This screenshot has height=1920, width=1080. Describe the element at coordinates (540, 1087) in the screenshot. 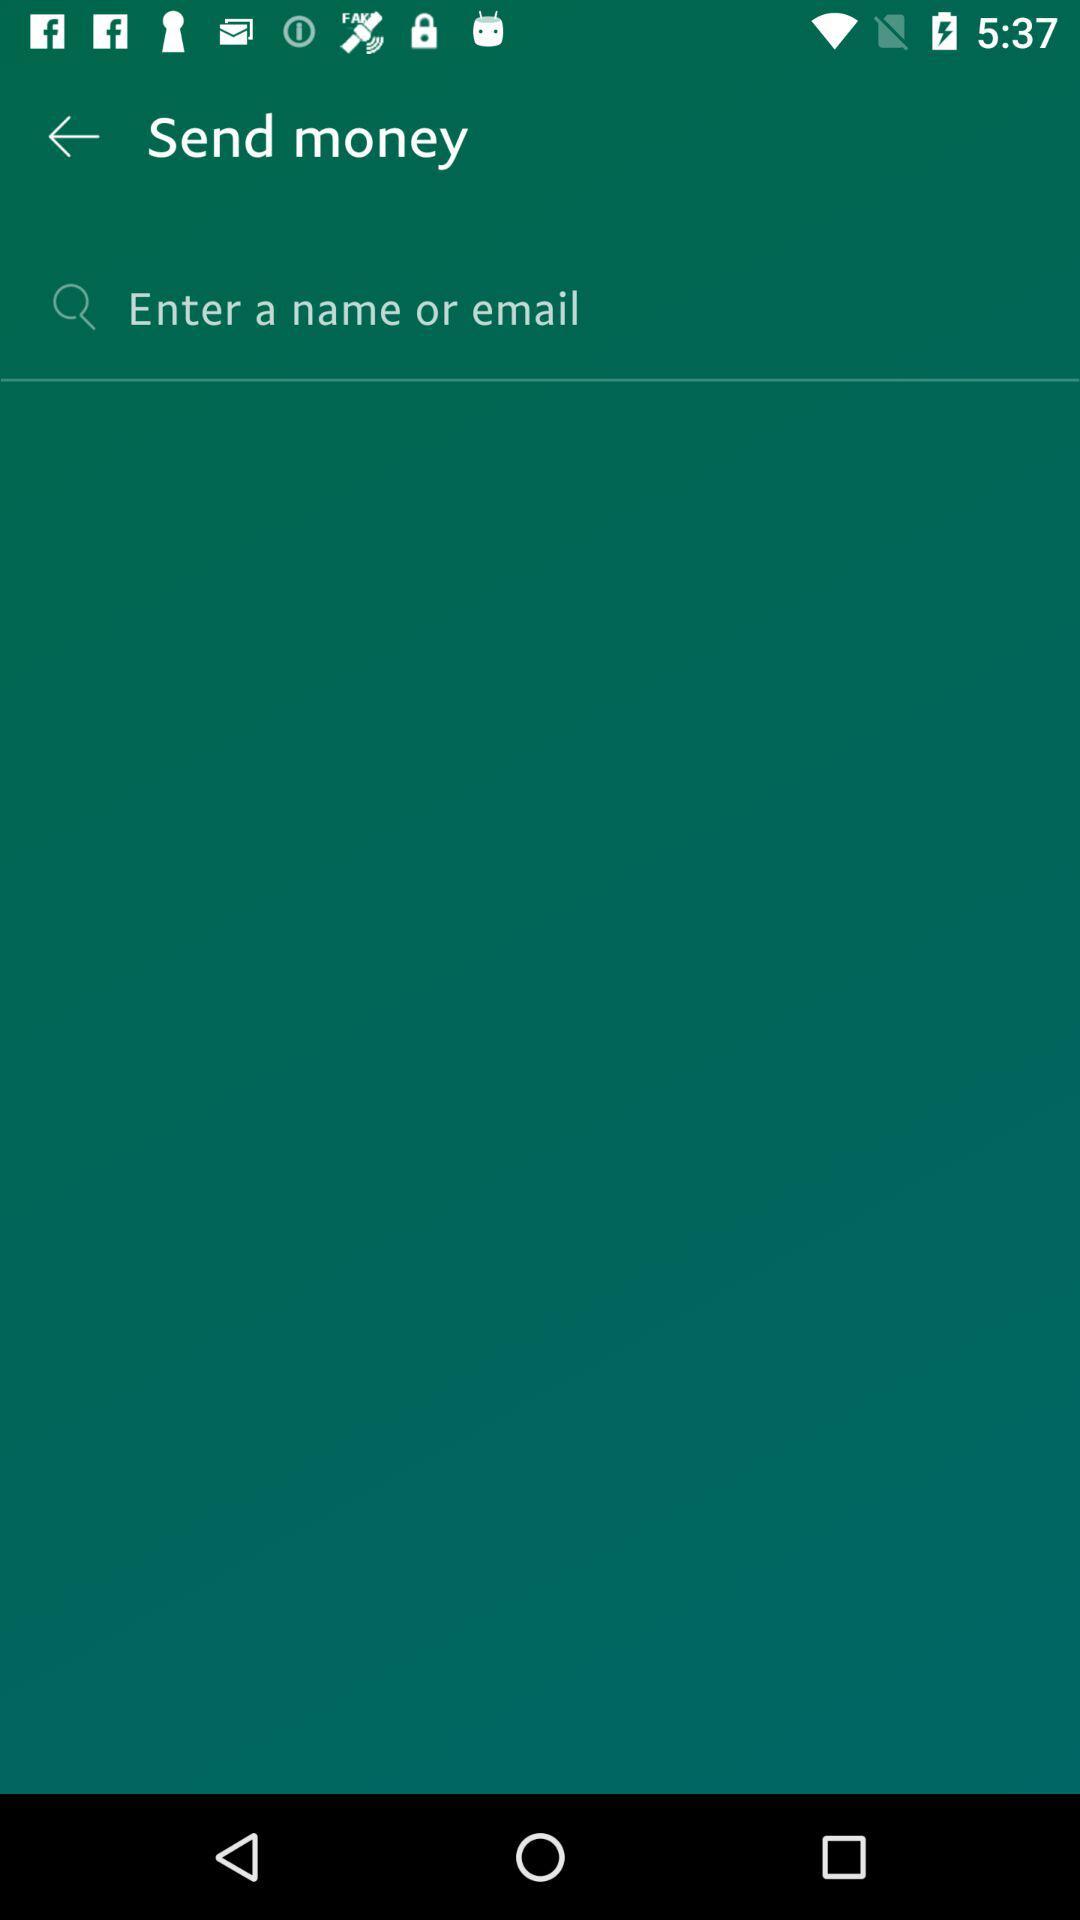

I see `icon at the center` at that location.